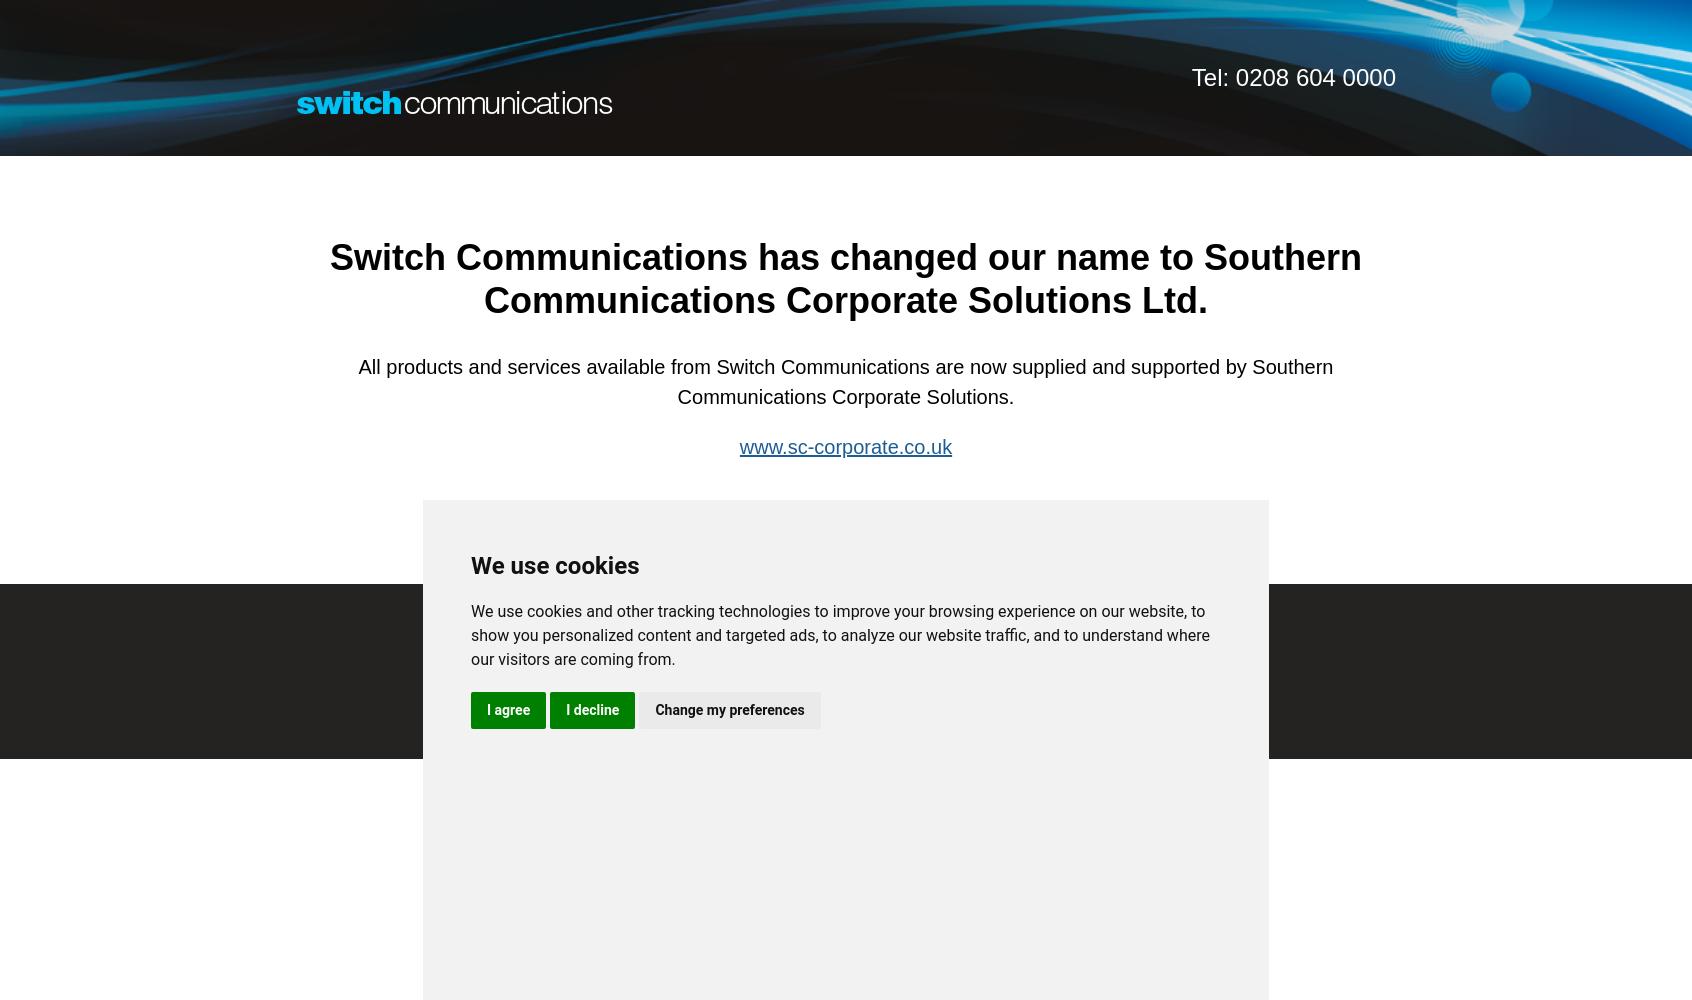 The image size is (1692, 1000). Describe the element at coordinates (912, 671) in the screenshot. I see `', Registered Office Glebe Farm, Down Street, Dummer, Basingstoke, Hampshire RG25 2AD | Tel: 0208 604 0000'` at that location.